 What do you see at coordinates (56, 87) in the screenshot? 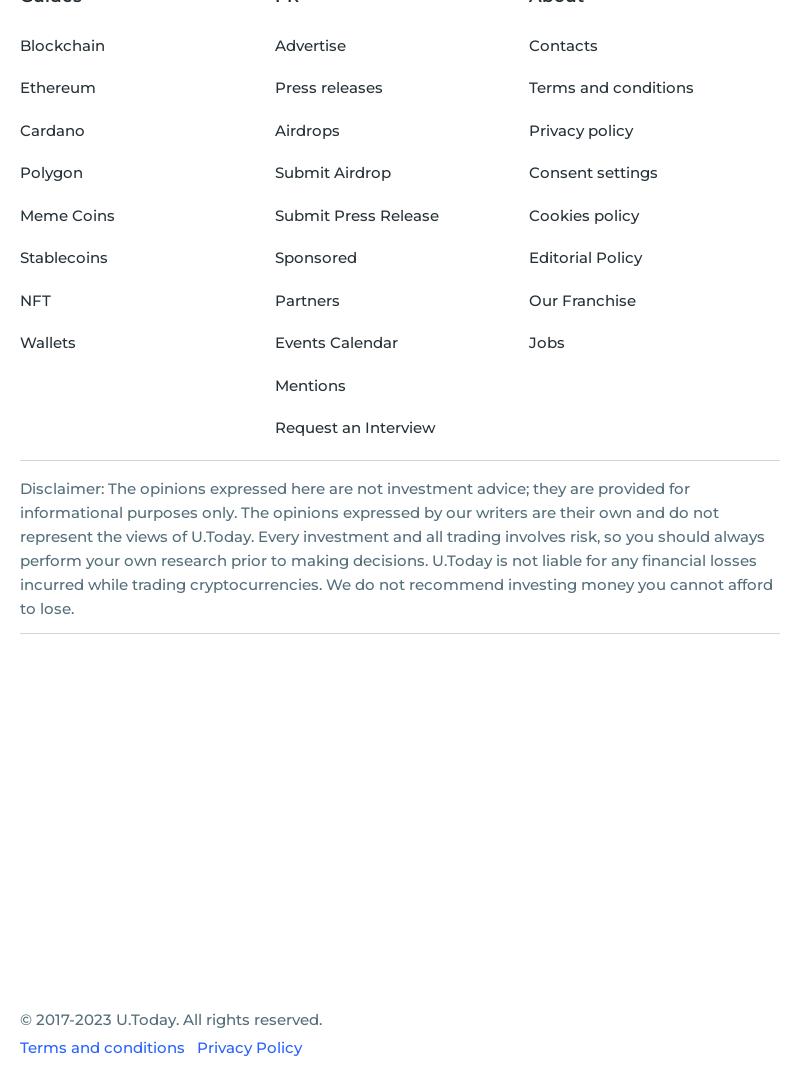
I see `'Ethereum'` at bounding box center [56, 87].